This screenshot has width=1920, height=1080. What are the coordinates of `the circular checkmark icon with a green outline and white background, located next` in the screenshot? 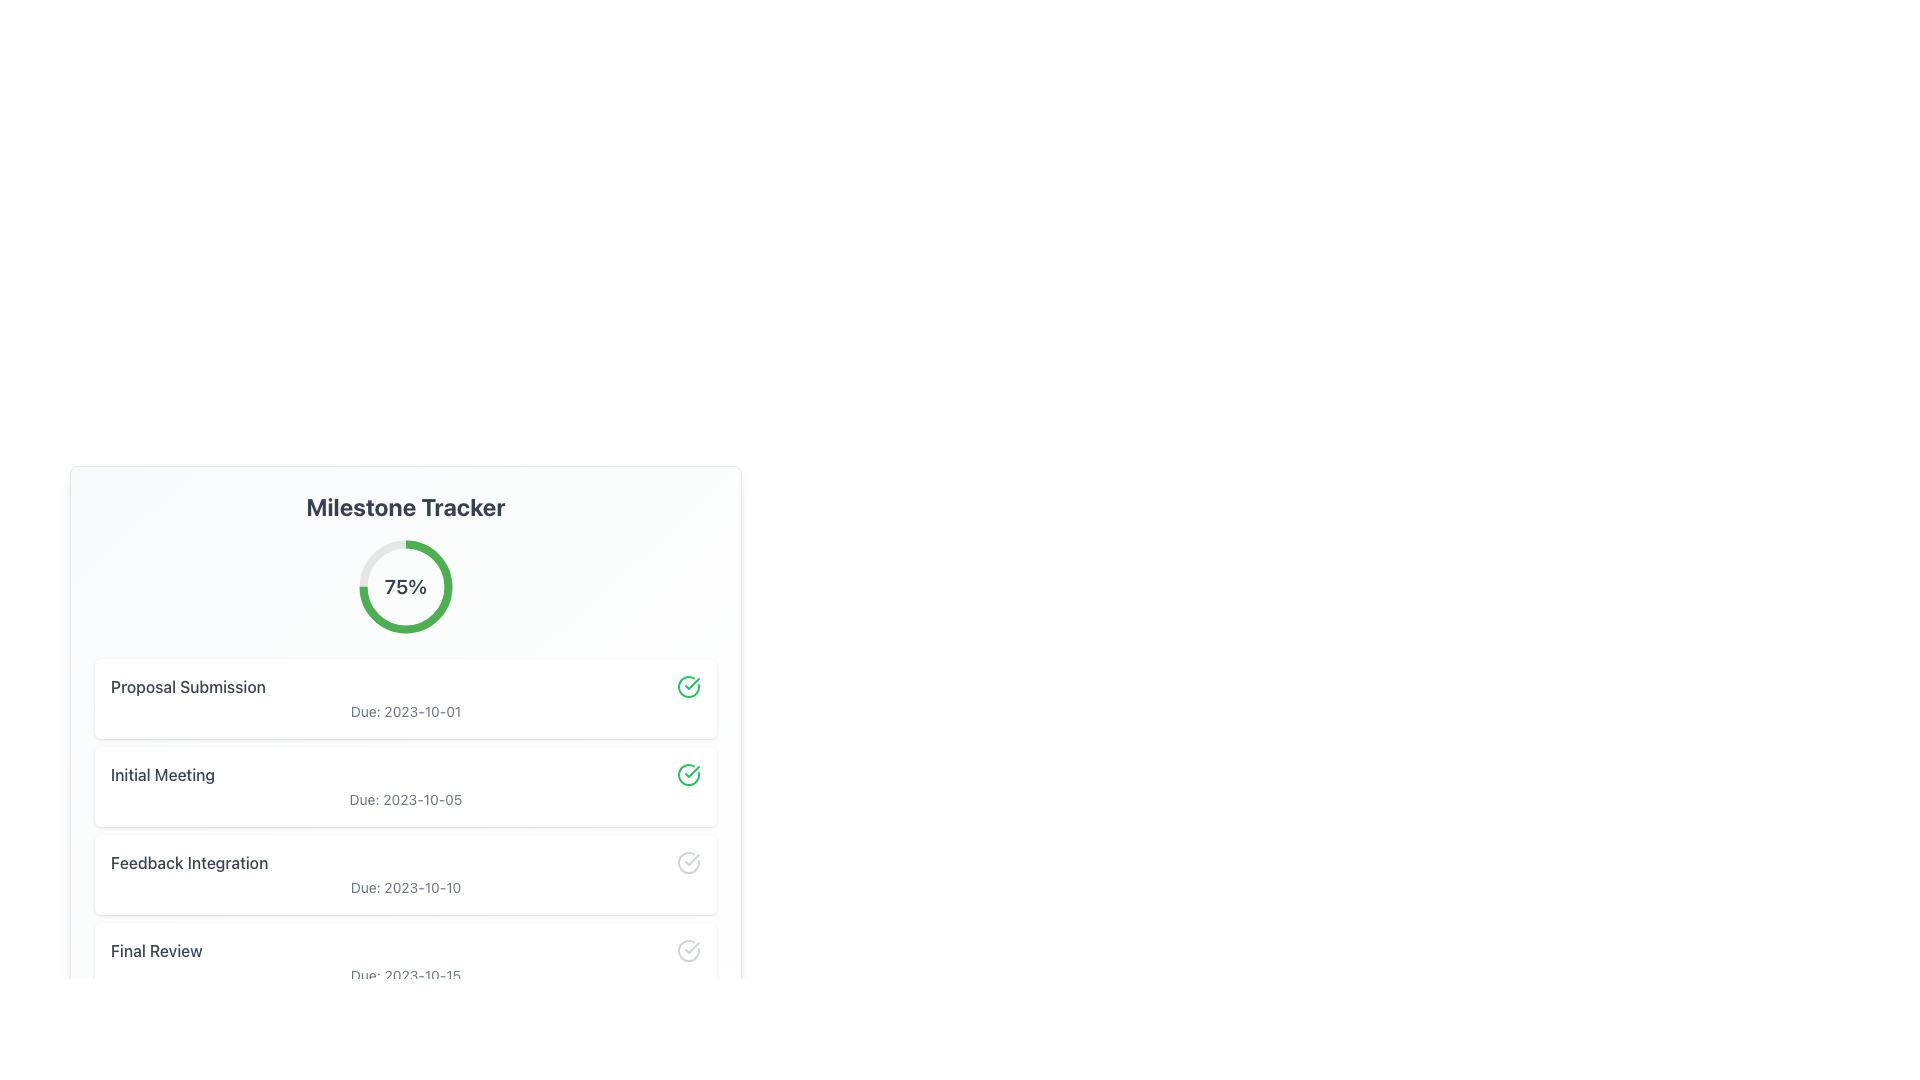 It's located at (689, 685).